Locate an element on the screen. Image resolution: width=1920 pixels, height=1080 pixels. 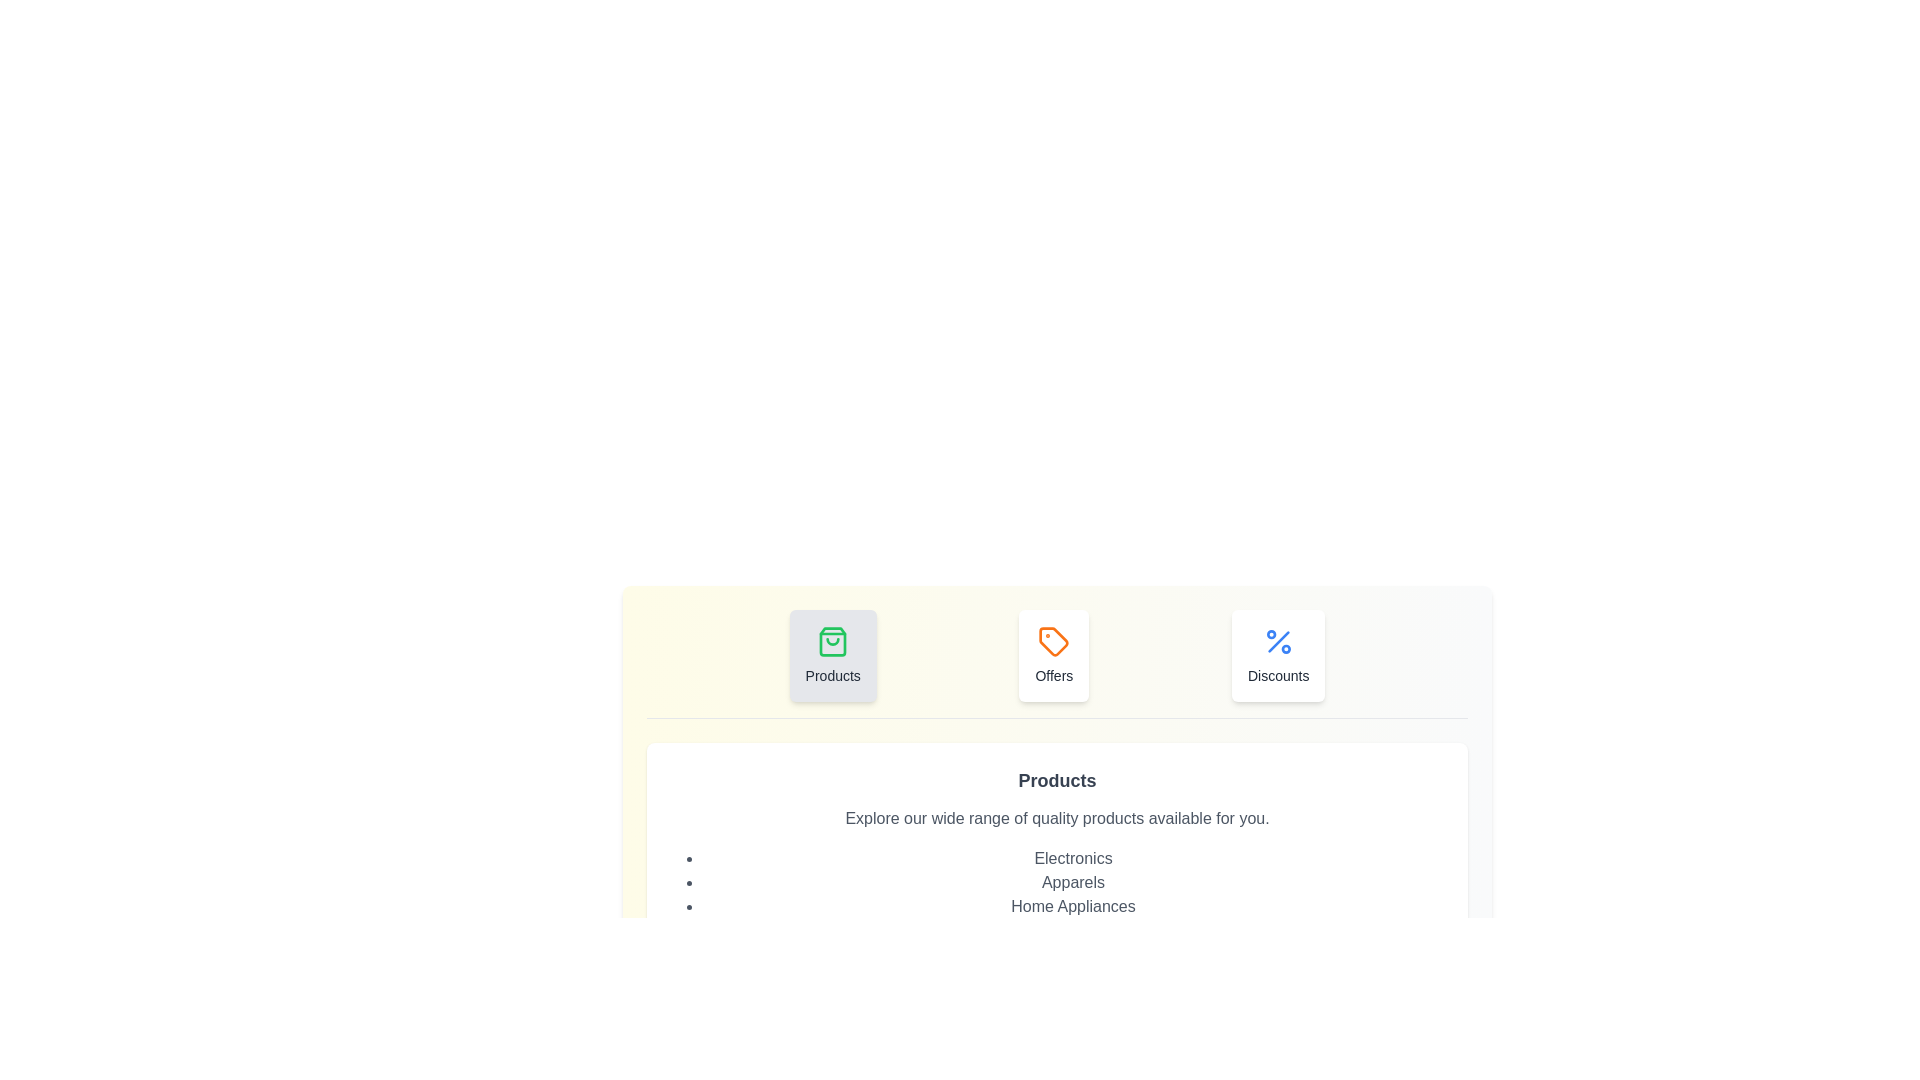
the tab labeled Products is located at coordinates (833, 655).